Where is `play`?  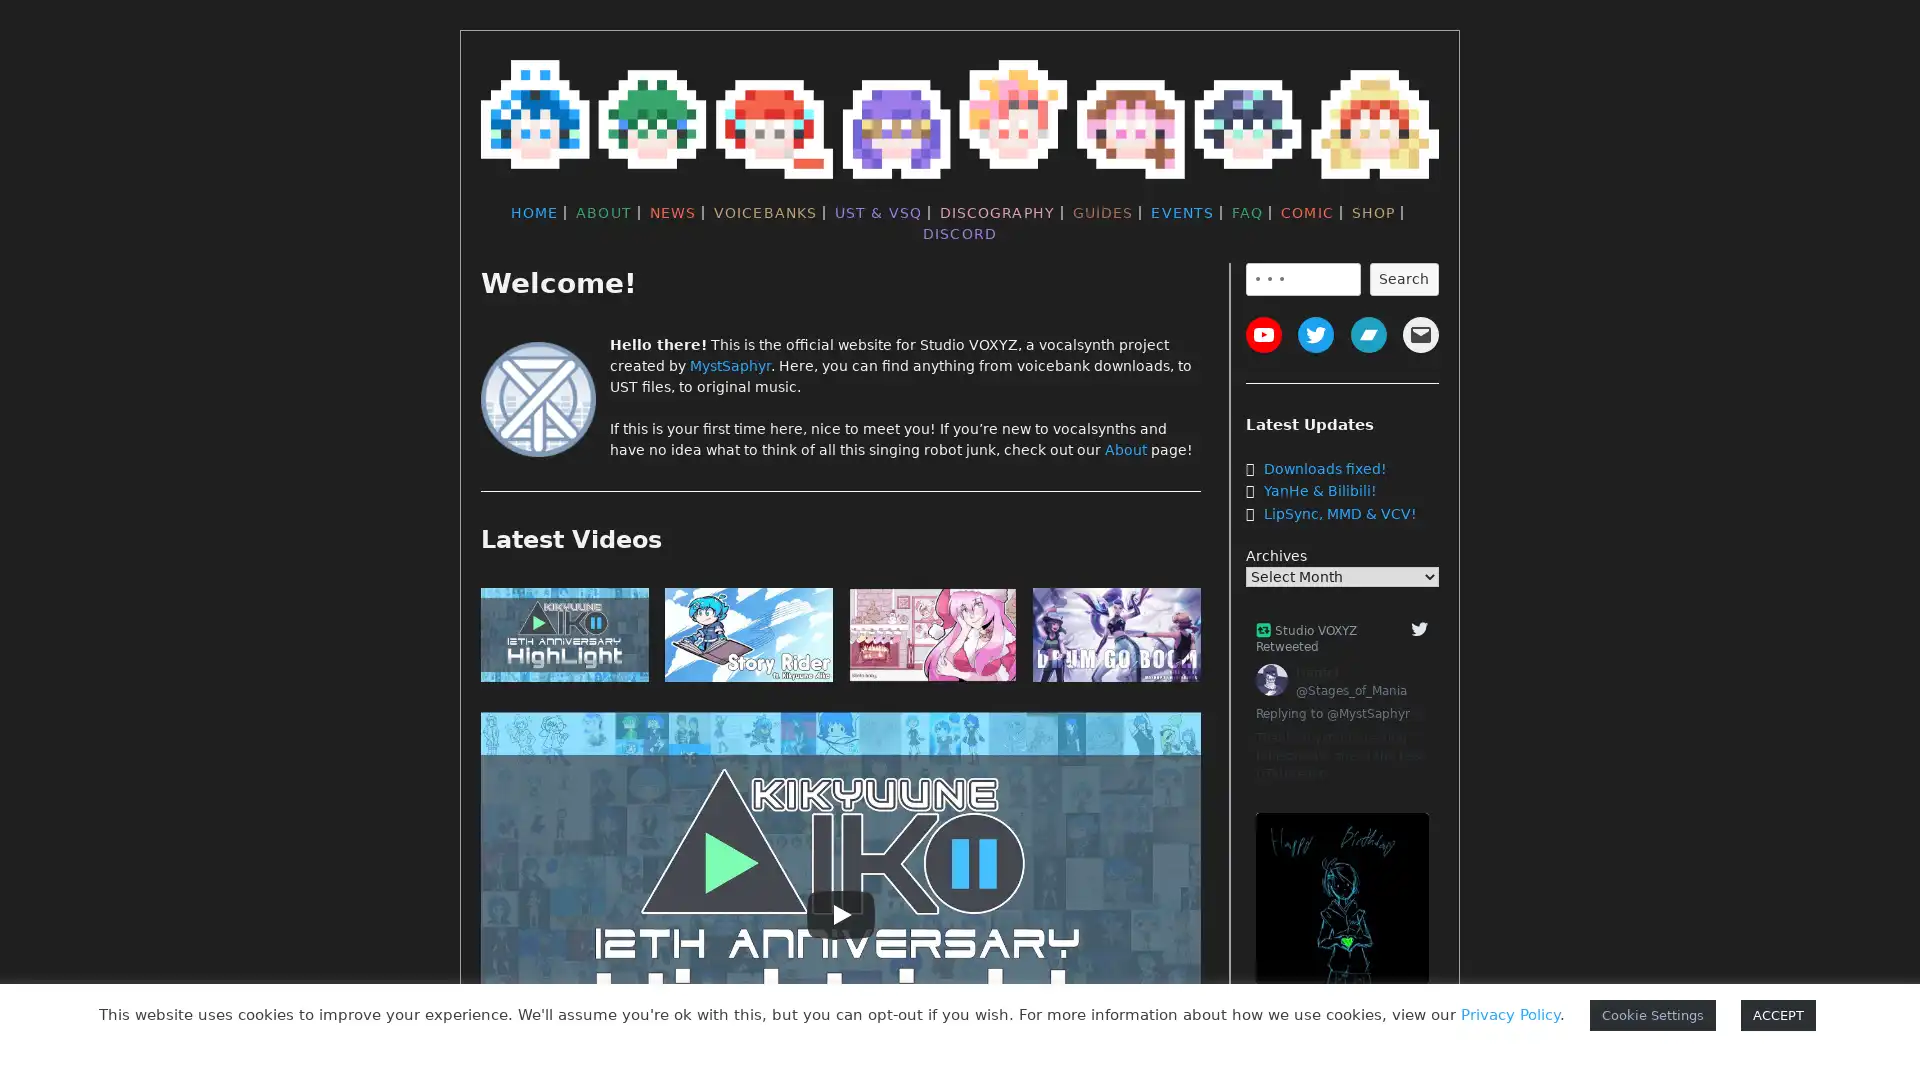
play is located at coordinates (931, 639).